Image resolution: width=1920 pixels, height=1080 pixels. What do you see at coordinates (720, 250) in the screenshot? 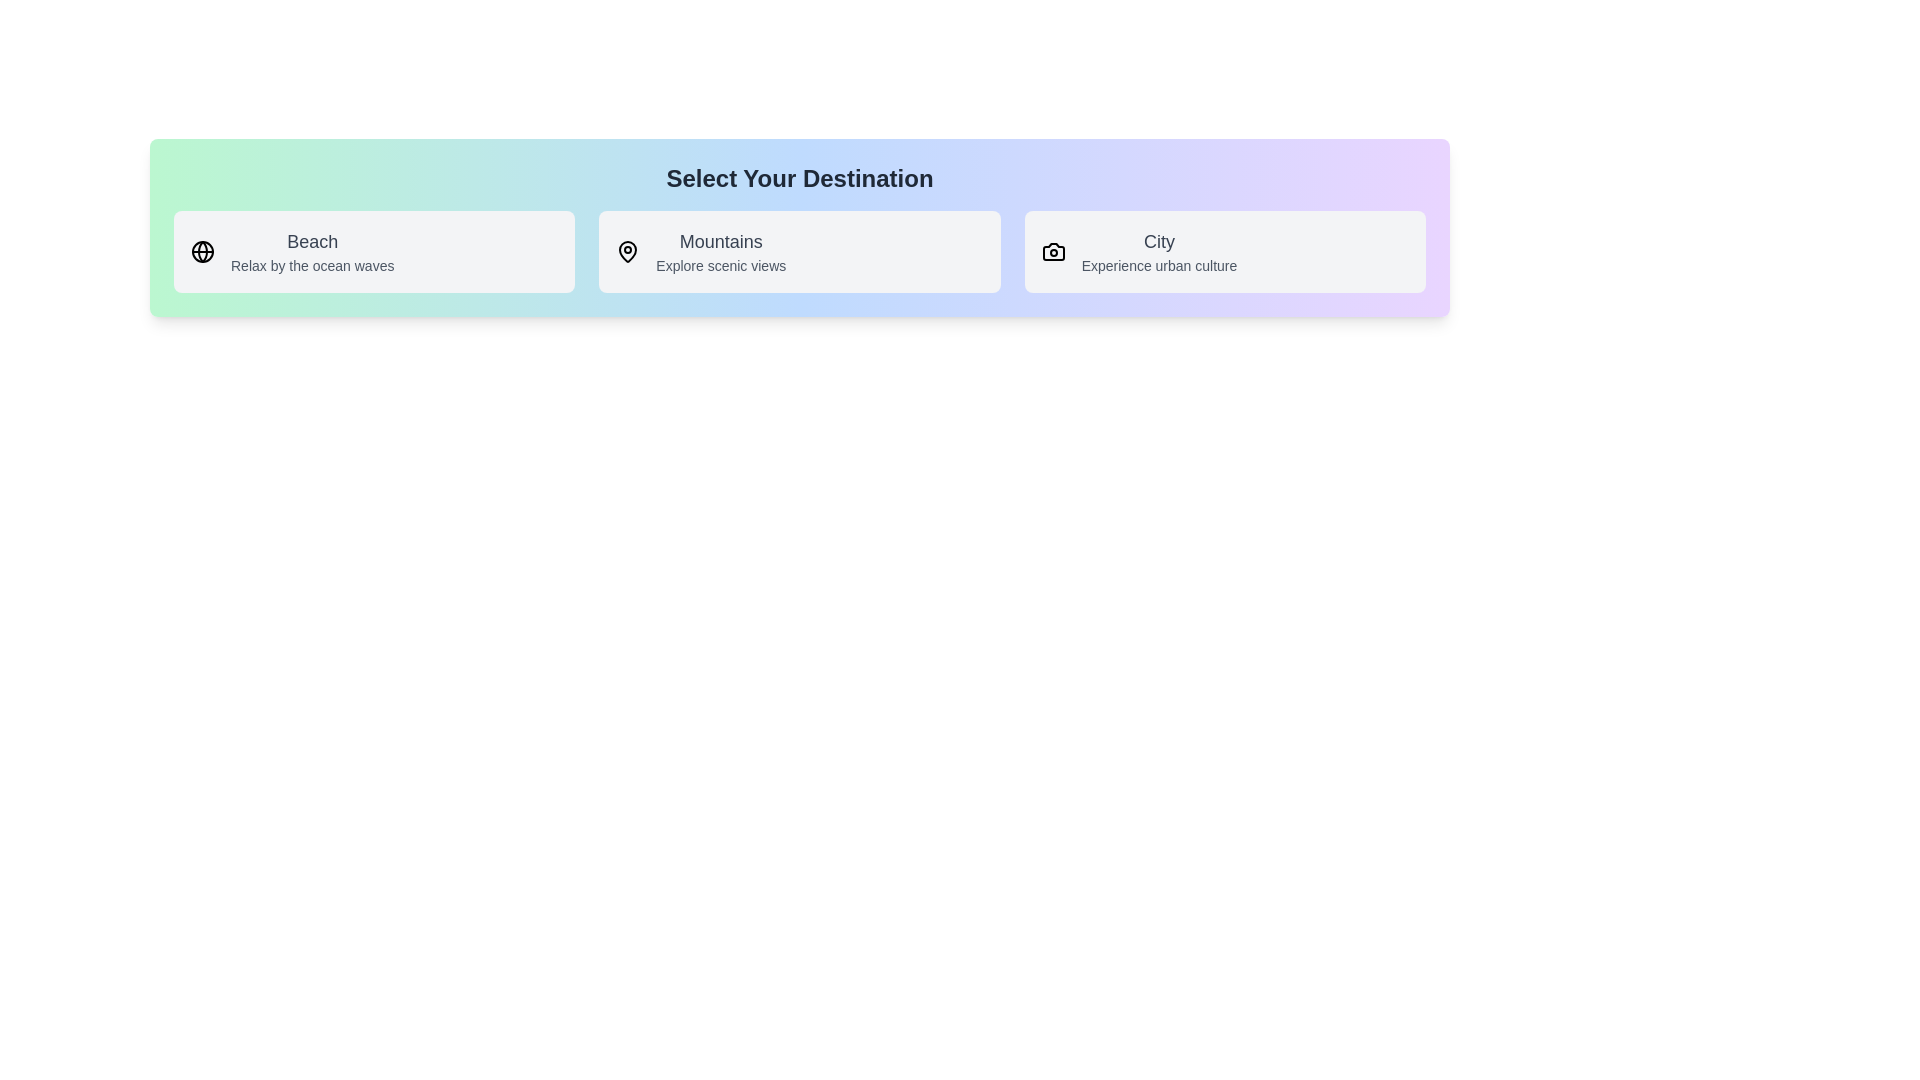
I see `the 'Mountains' destination text label, which is the second selectable panel in a row of three options, located in the middle of the panel group` at bounding box center [720, 250].